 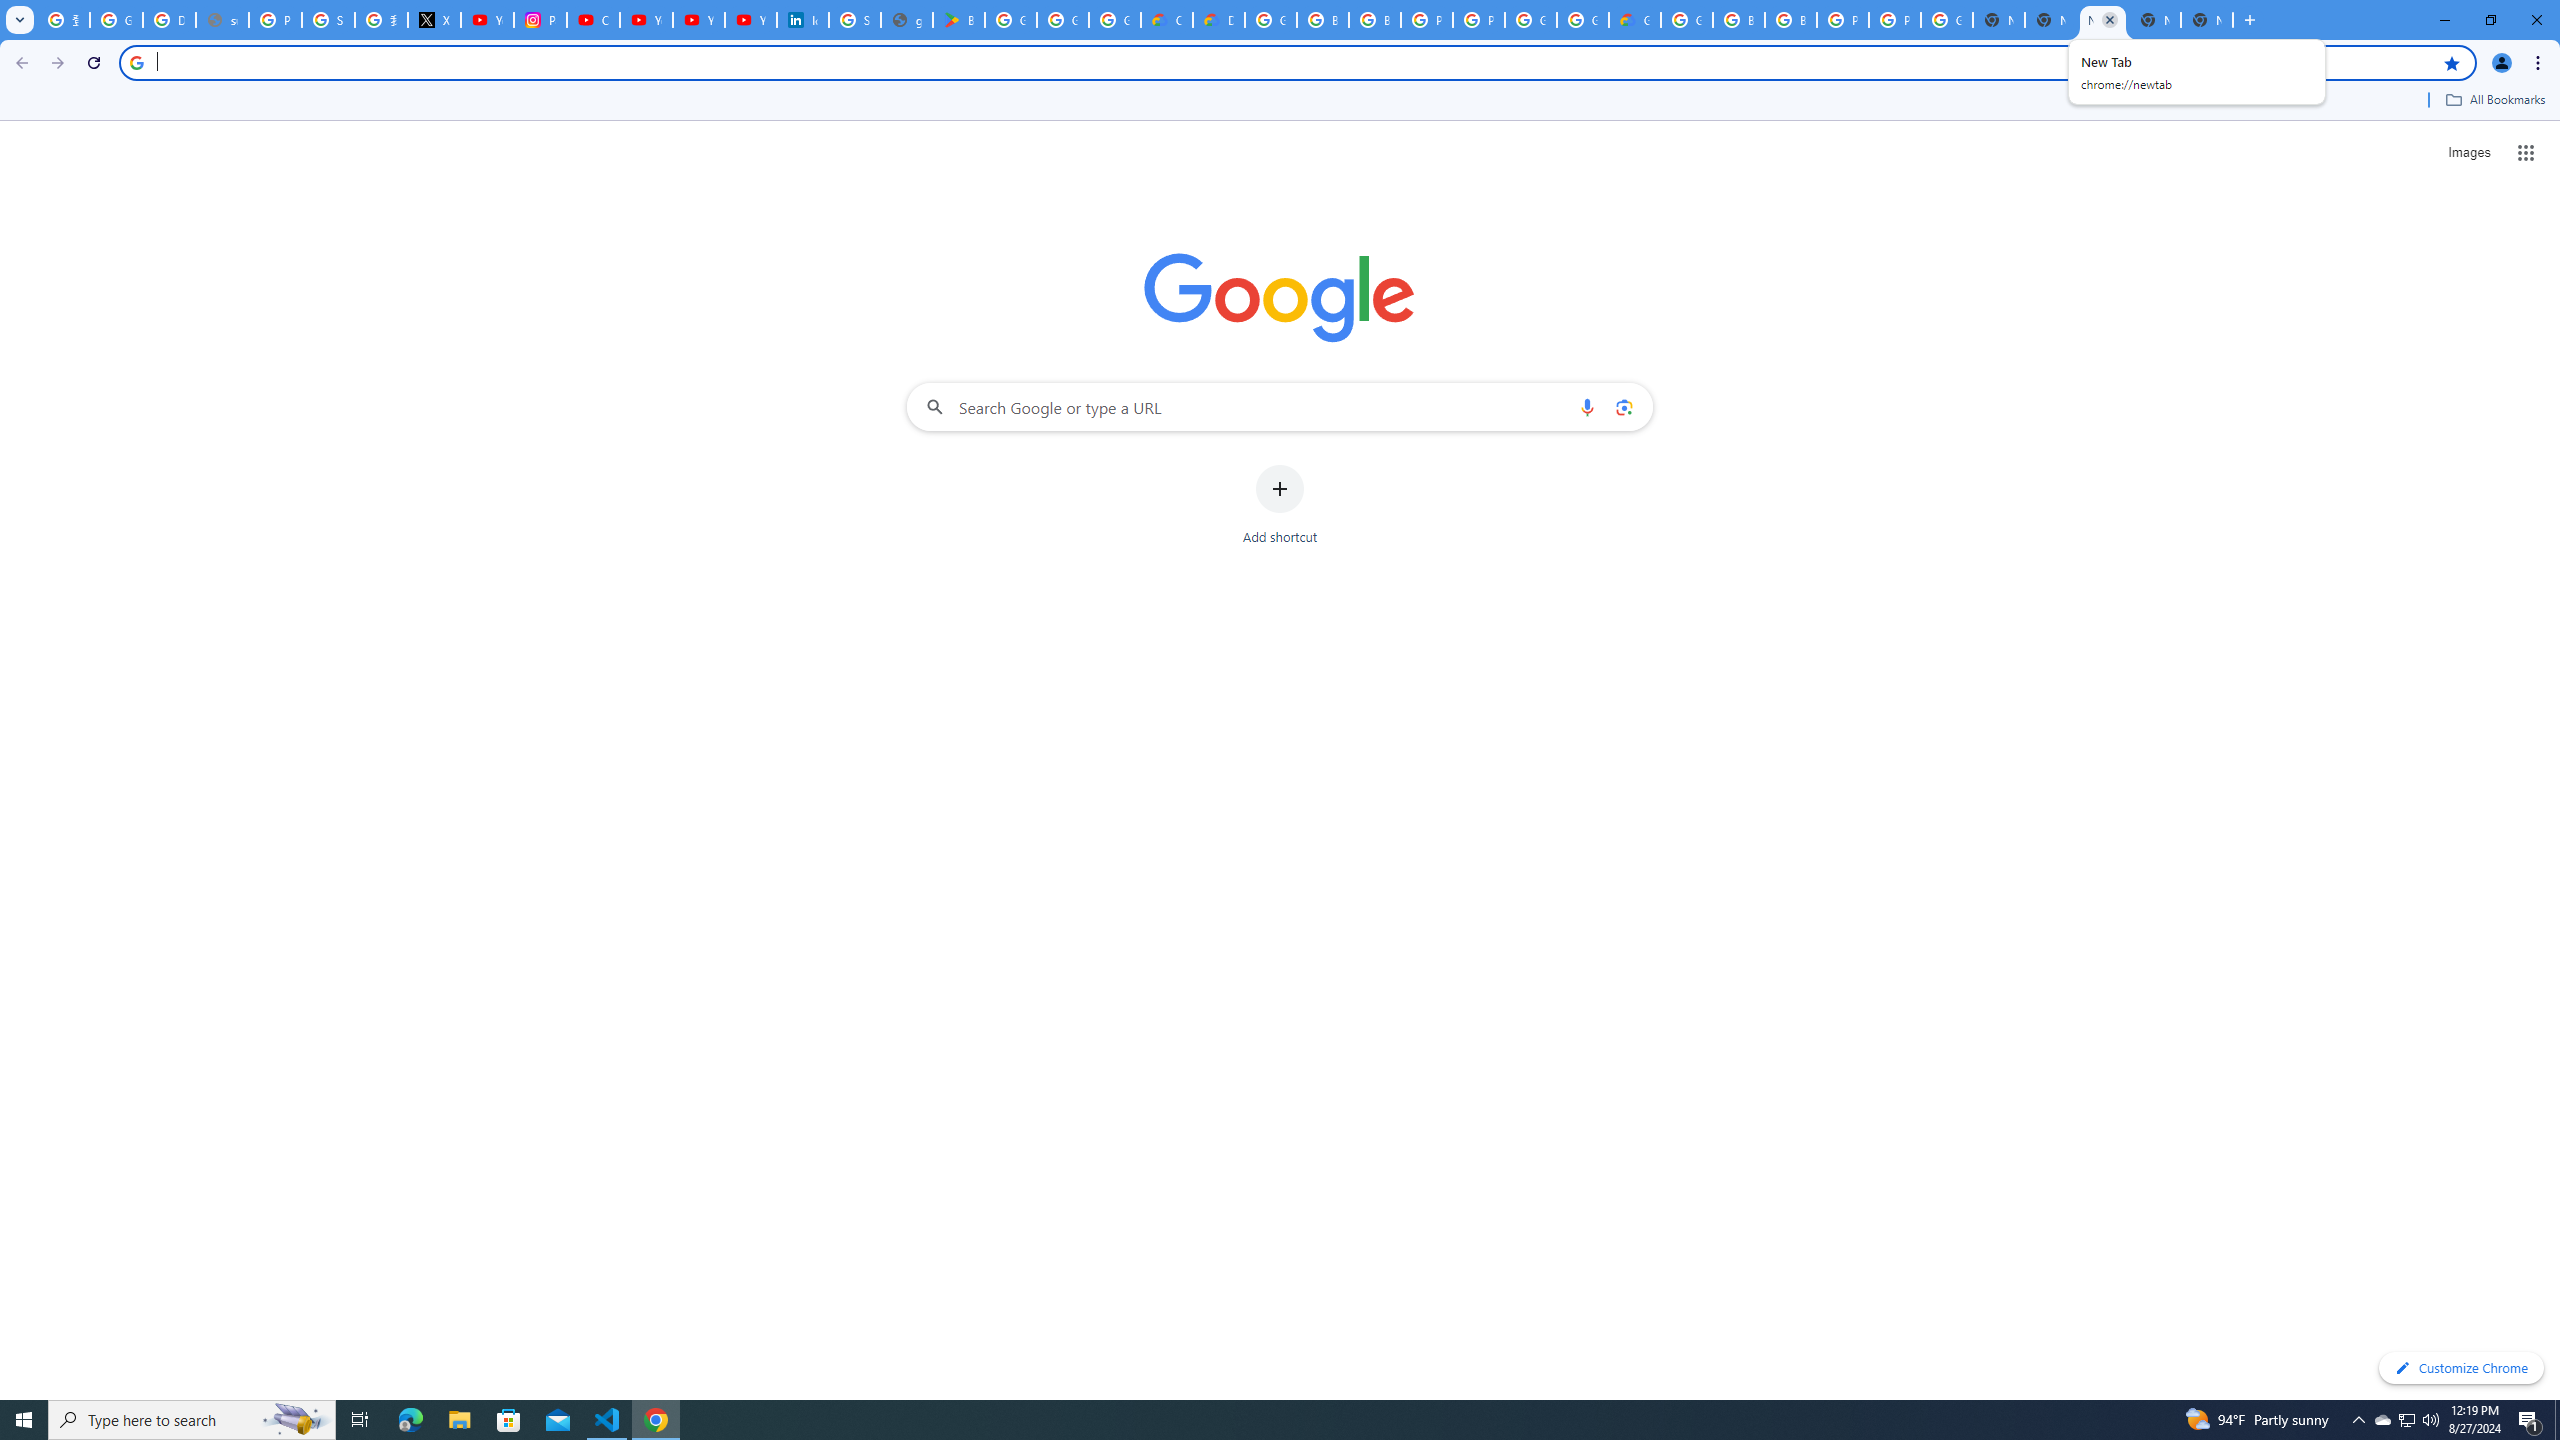 I want to click on 'Google Cloud Platform', so click(x=1687, y=19).